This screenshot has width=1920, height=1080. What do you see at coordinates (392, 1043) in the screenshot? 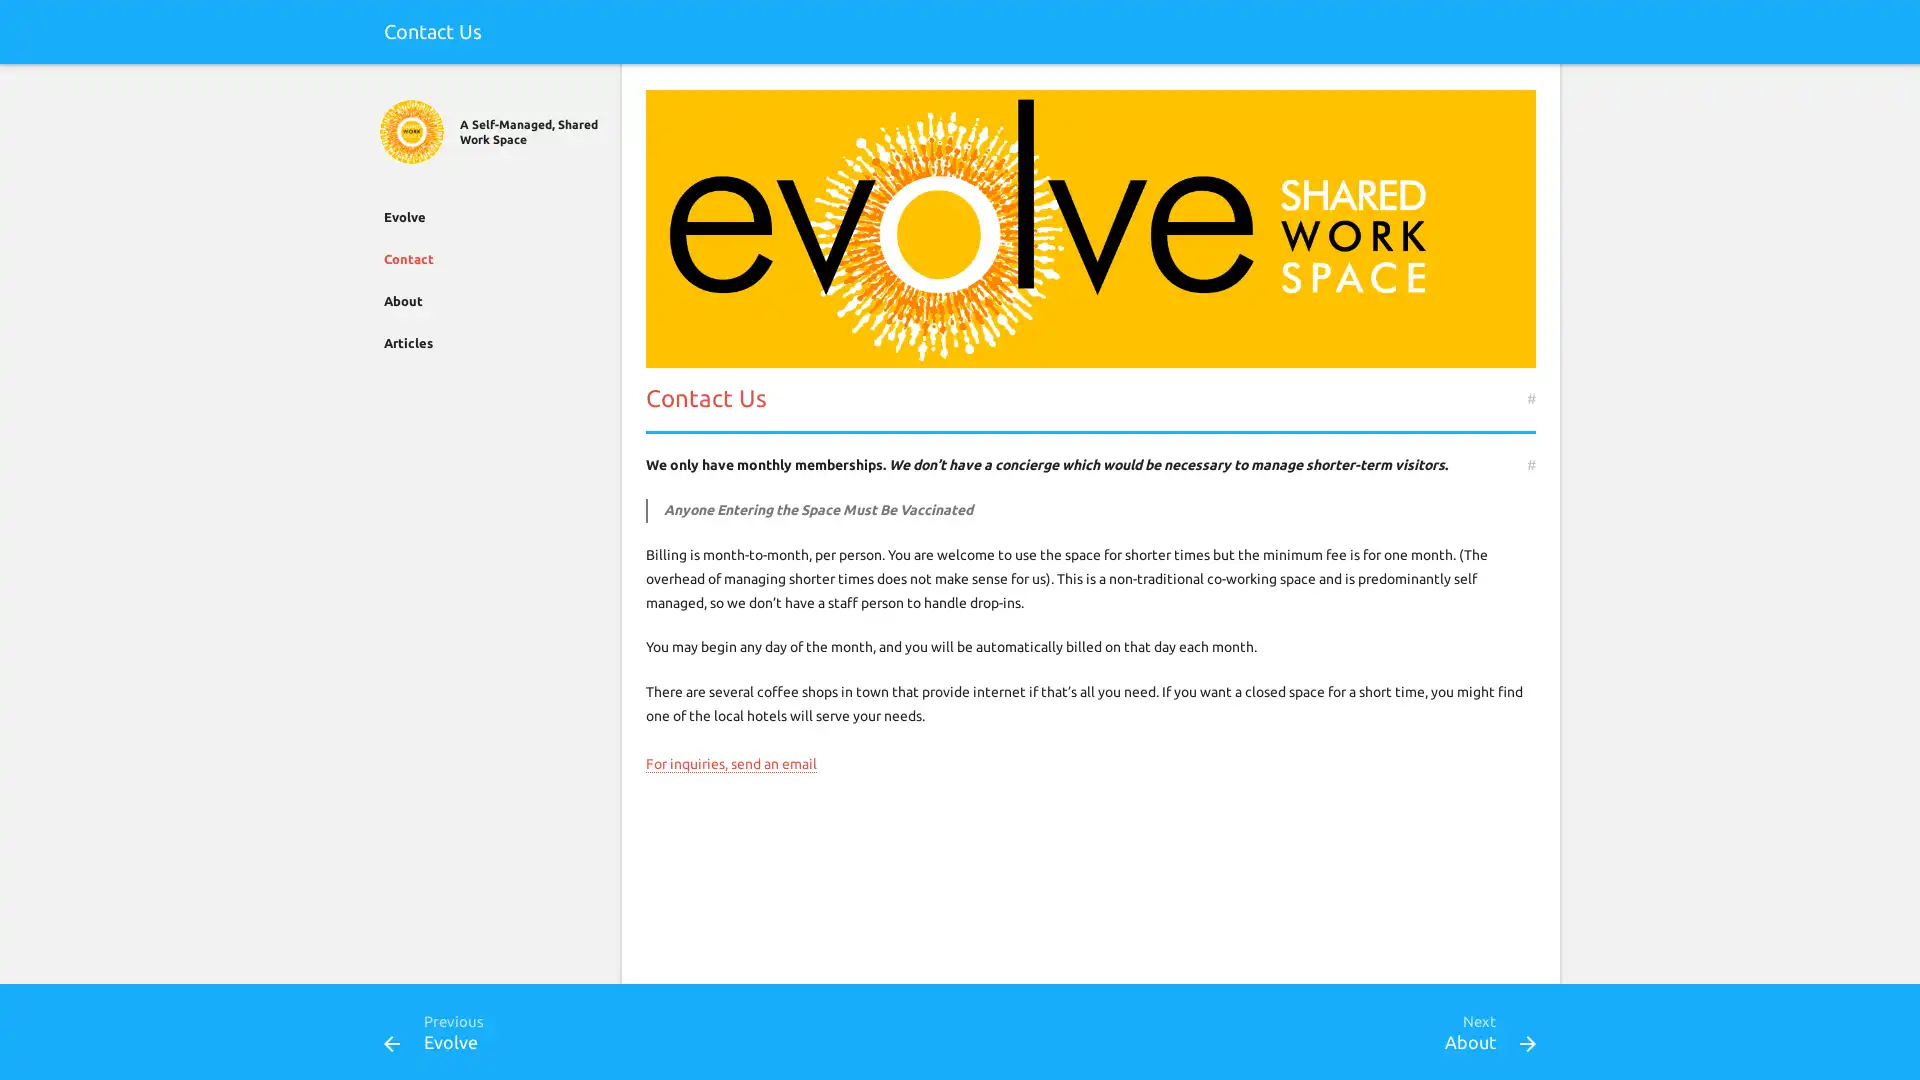
I see `Previous` at bounding box center [392, 1043].